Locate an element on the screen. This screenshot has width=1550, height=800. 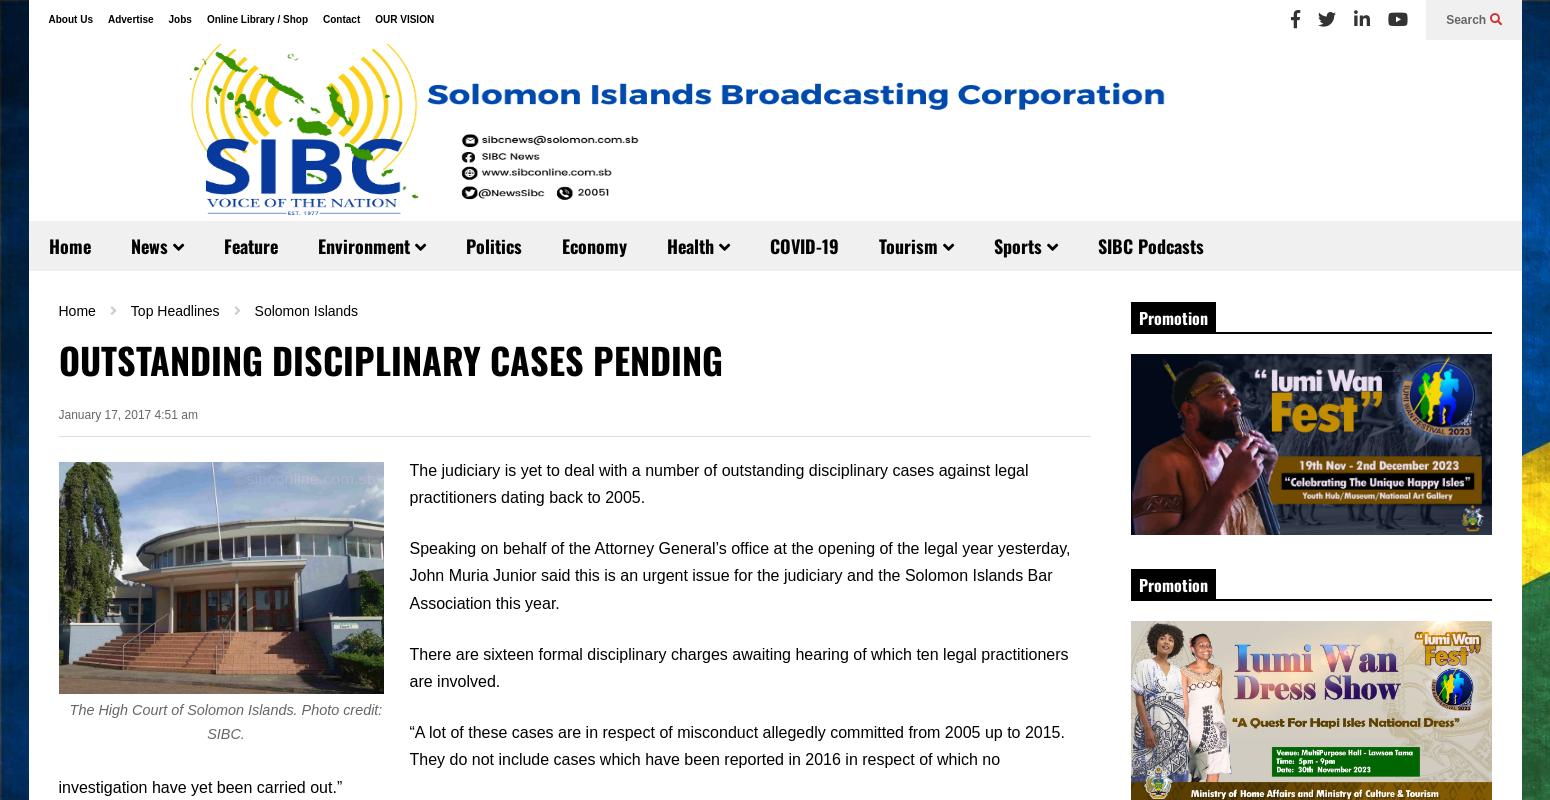
'Speaking on behalf of the Attorney General’s office at the opening of the legal year yesterday, John Muria Junior said this is an urgent issue for the judiciary and the Solomon Islands Bar Association this year.' is located at coordinates (409, 574).